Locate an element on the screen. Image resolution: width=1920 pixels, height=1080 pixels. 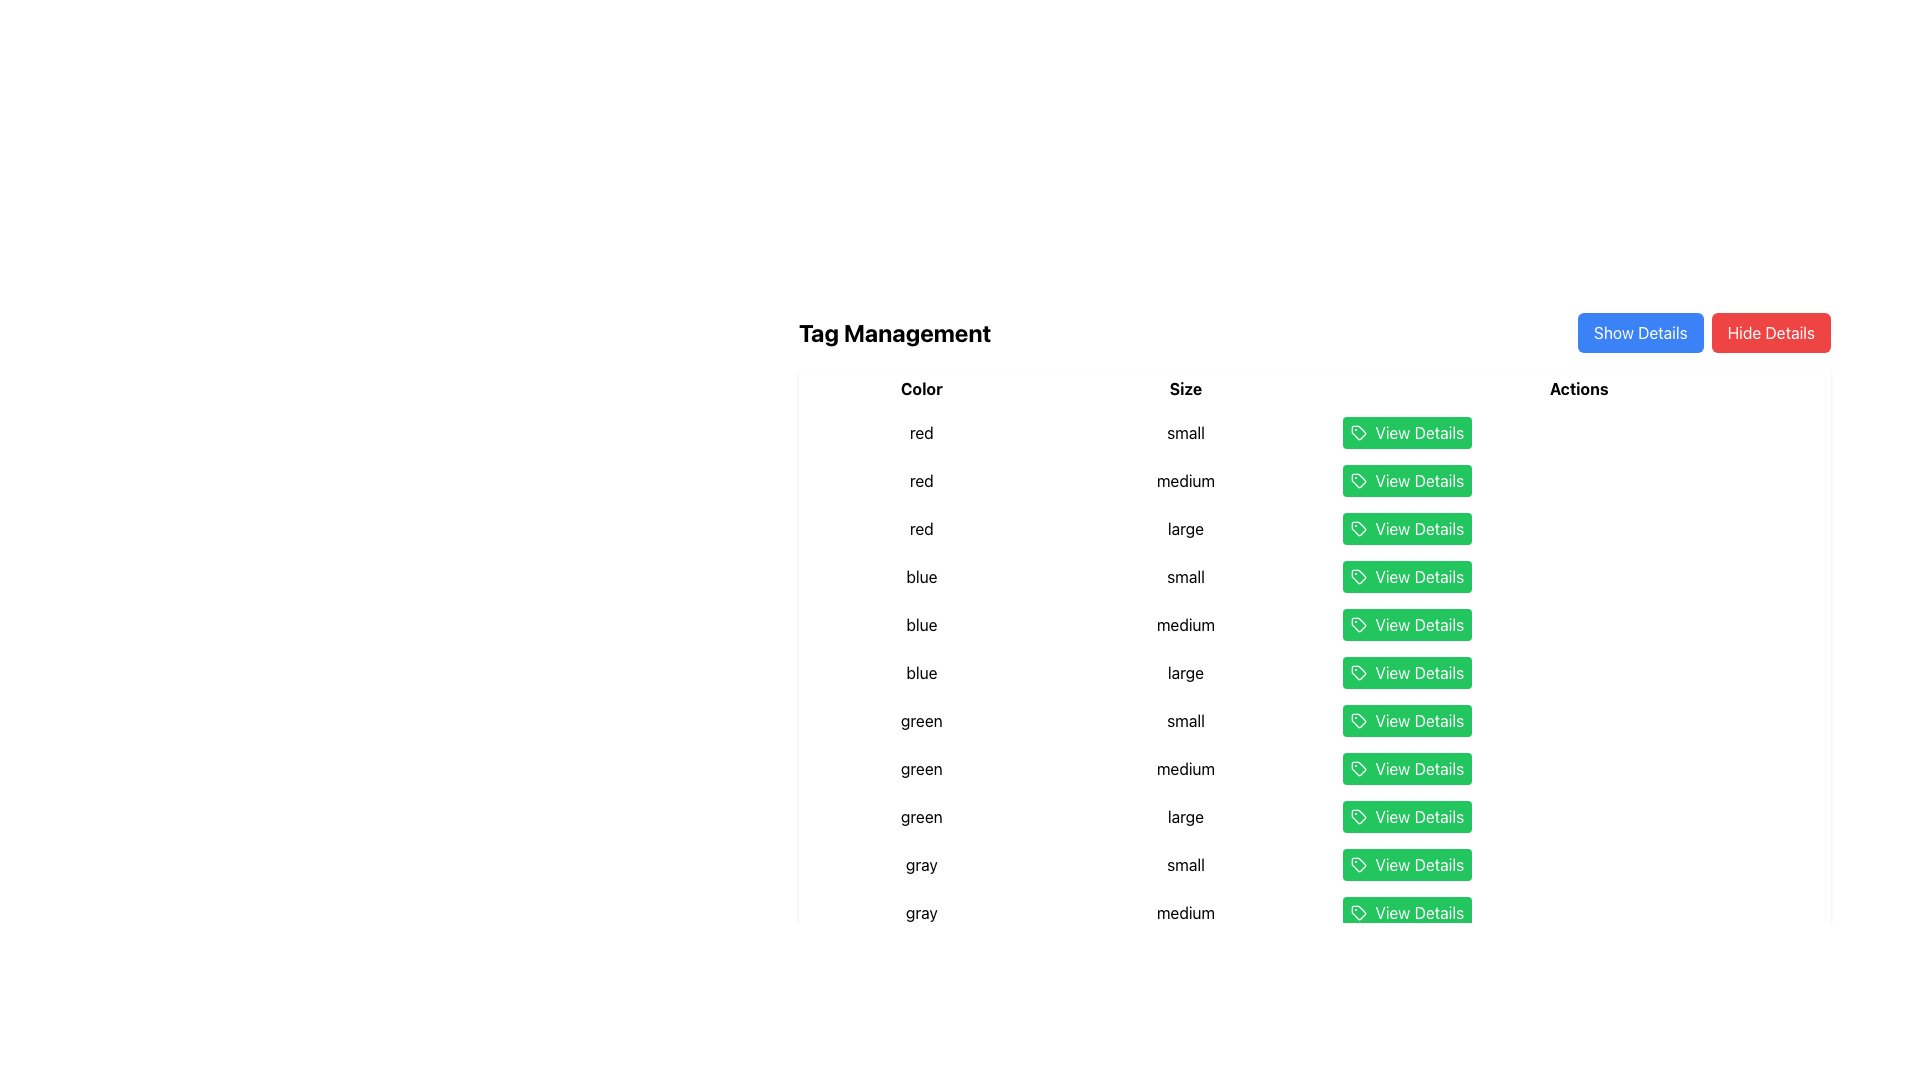
the 'View Details' button located in the second row under the 'blue' color category in the table is located at coordinates (1315, 623).